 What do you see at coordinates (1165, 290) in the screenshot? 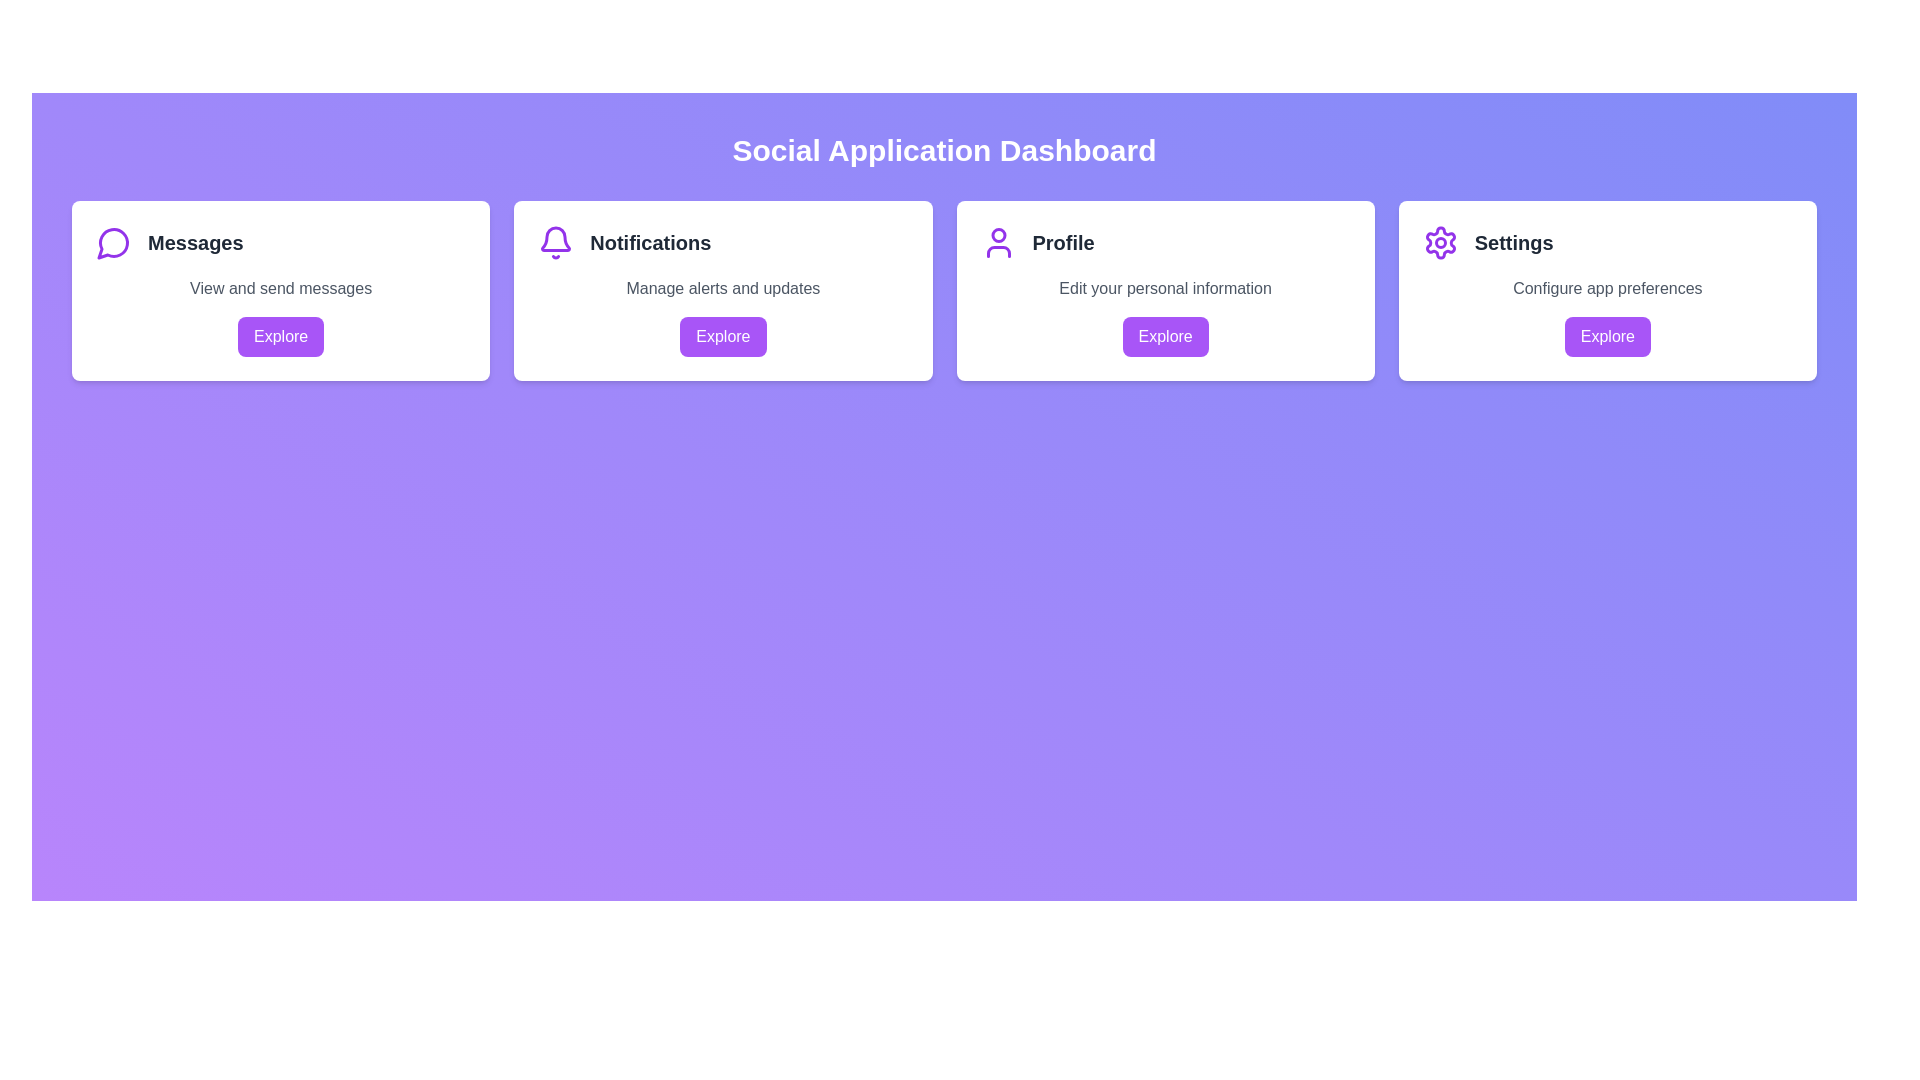
I see `the 'Explore' button located at the bottom of the Profile card, which has a white background, rounded corners, and contains a purple user icon and bold 'Profile' text` at bounding box center [1165, 290].